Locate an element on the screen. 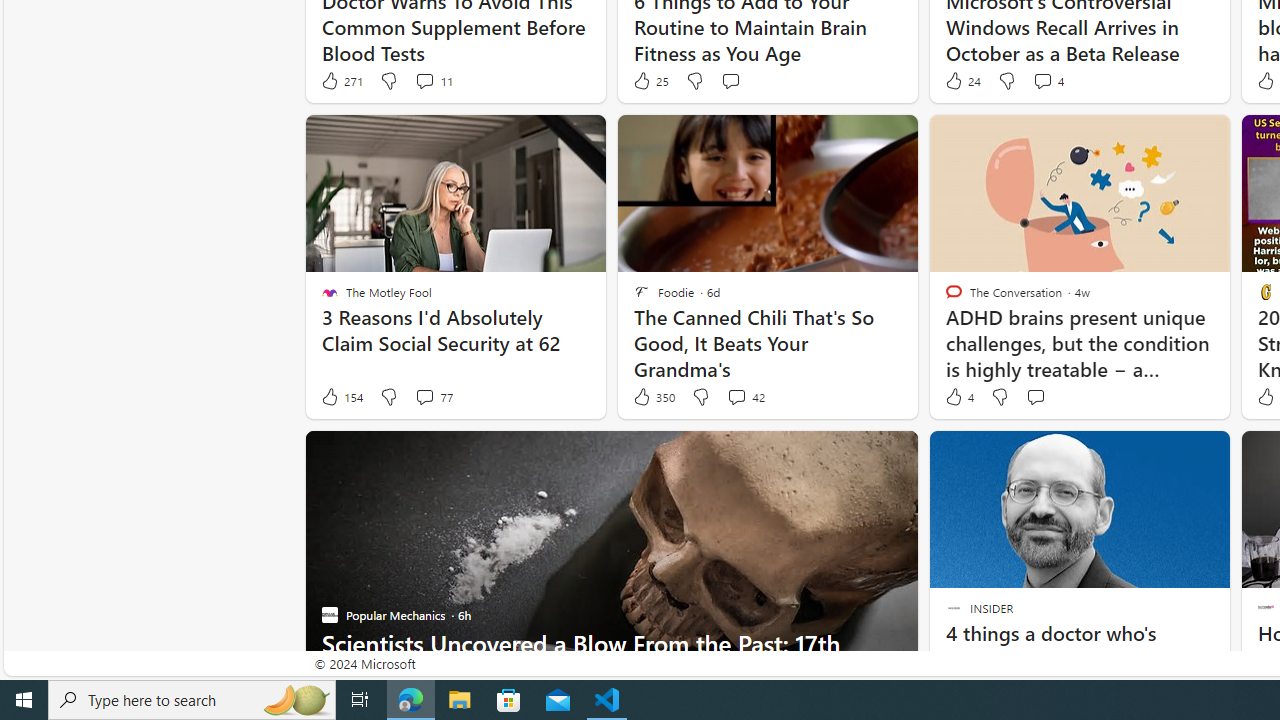  '154 Like' is located at coordinates (341, 397).